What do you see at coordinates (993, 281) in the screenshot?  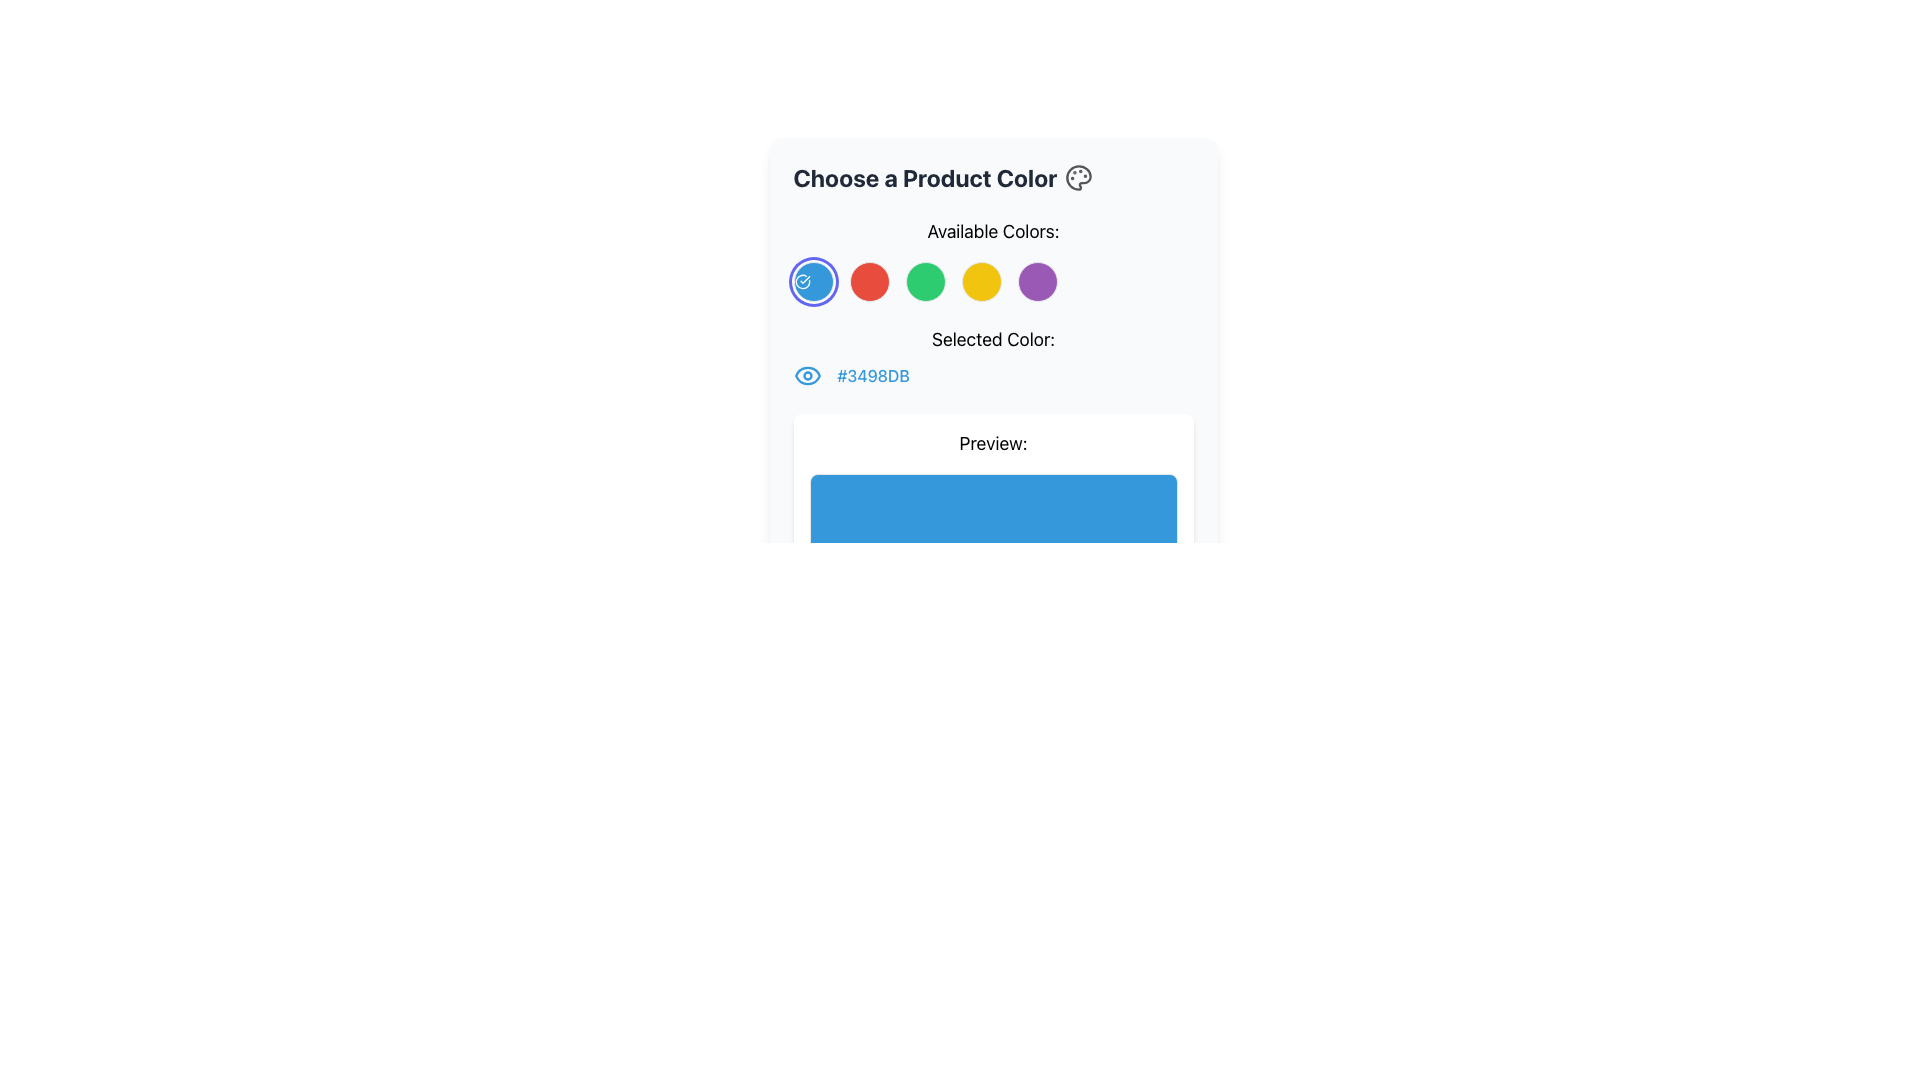 I see `the fourth circular button representing the selectable color option for yellow located under the label 'Available Colors:' in the 'Choose a Product Color' section` at bounding box center [993, 281].